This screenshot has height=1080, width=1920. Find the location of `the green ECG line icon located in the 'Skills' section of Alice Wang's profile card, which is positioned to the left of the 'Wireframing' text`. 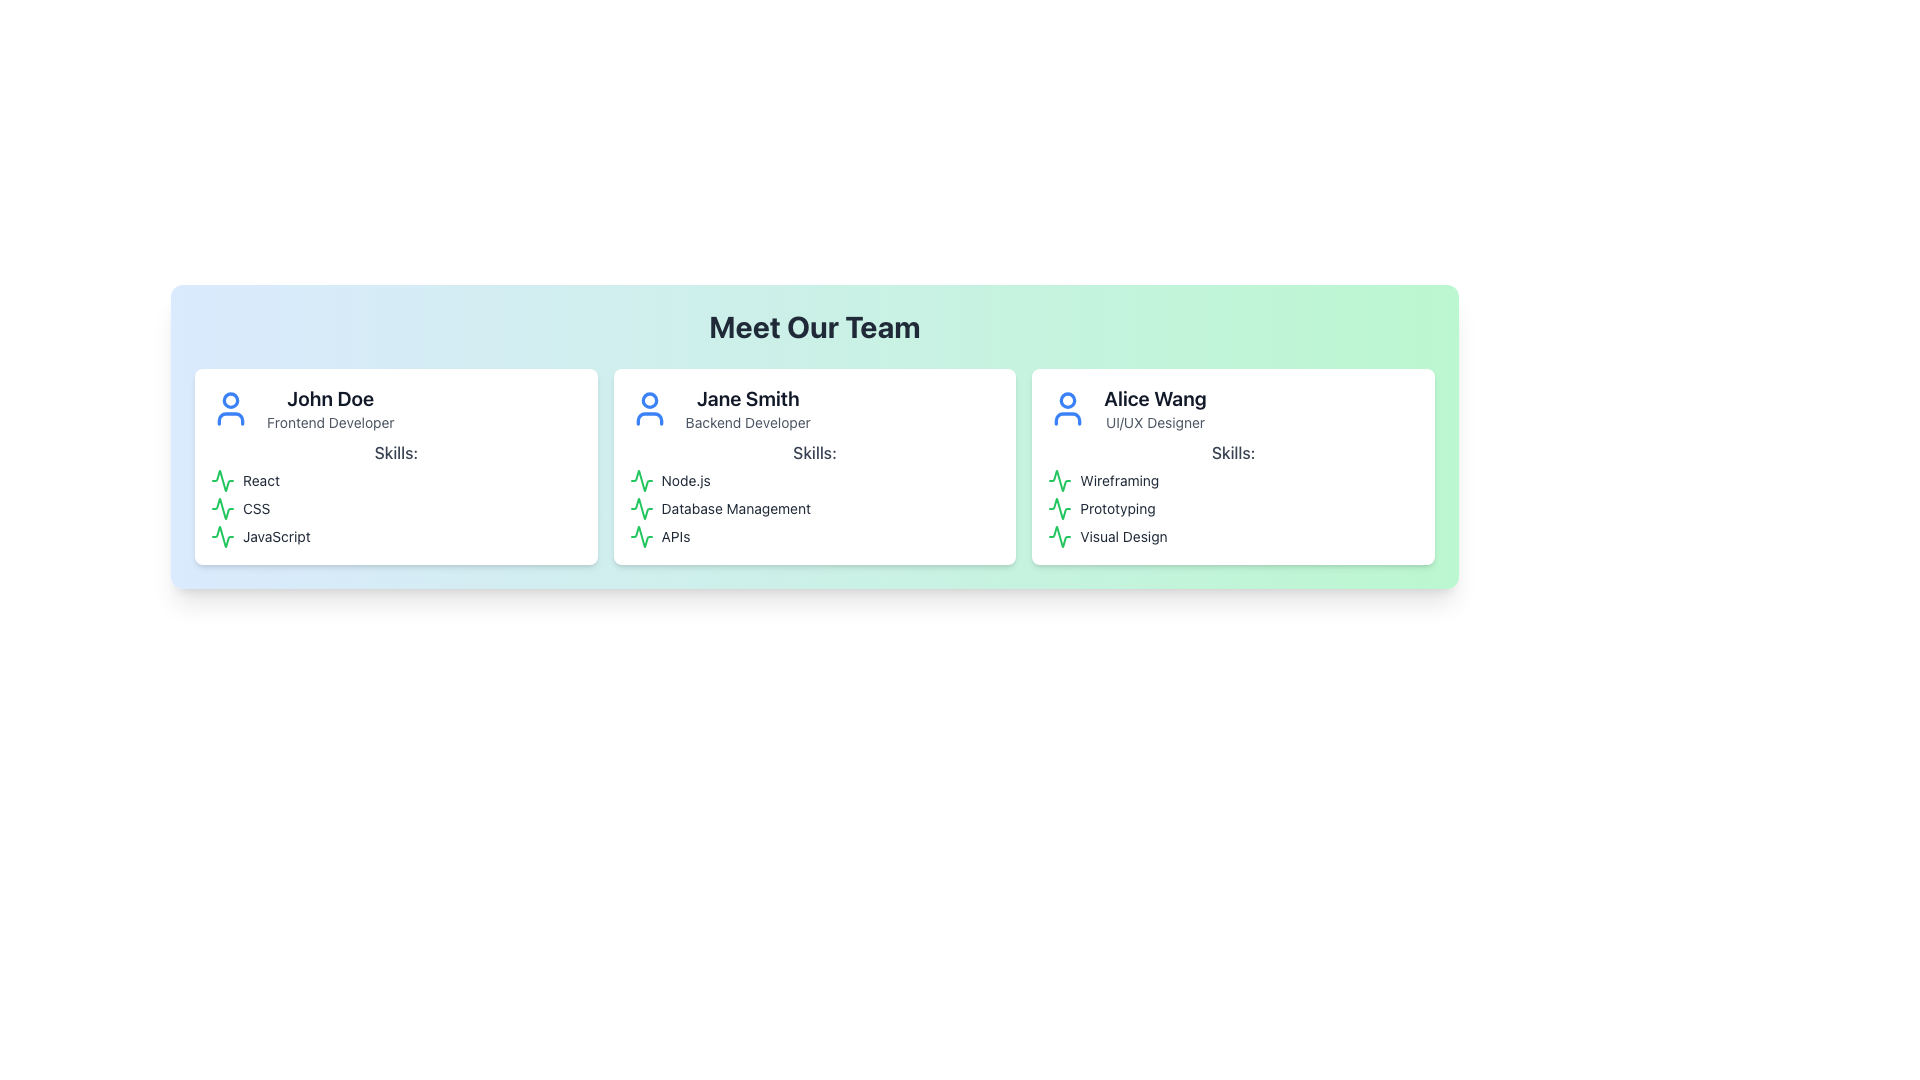

the green ECG line icon located in the 'Skills' section of Alice Wang's profile card, which is positioned to the left of the 'Wireframing' text is located at coordinates (1059, 481).